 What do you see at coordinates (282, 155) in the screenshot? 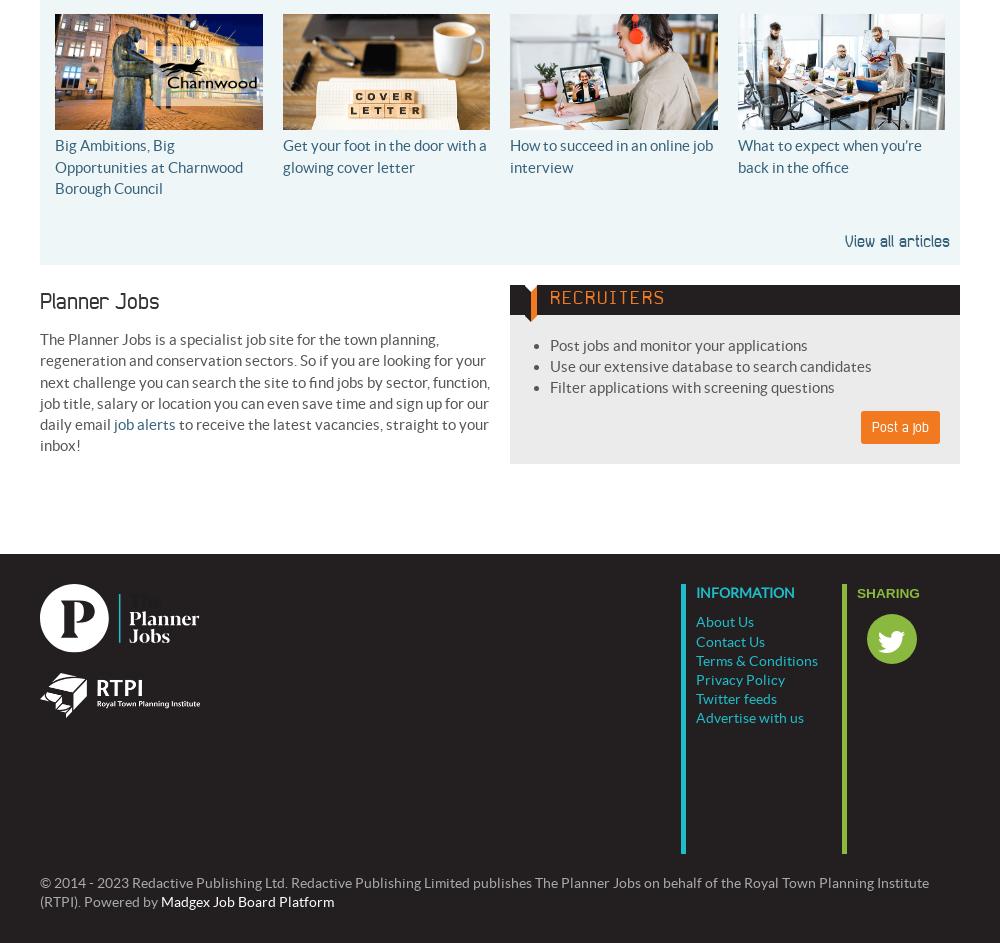
I see `'Get your foot in the door with a glowing cover letter'` at bounding box center [282, 155].